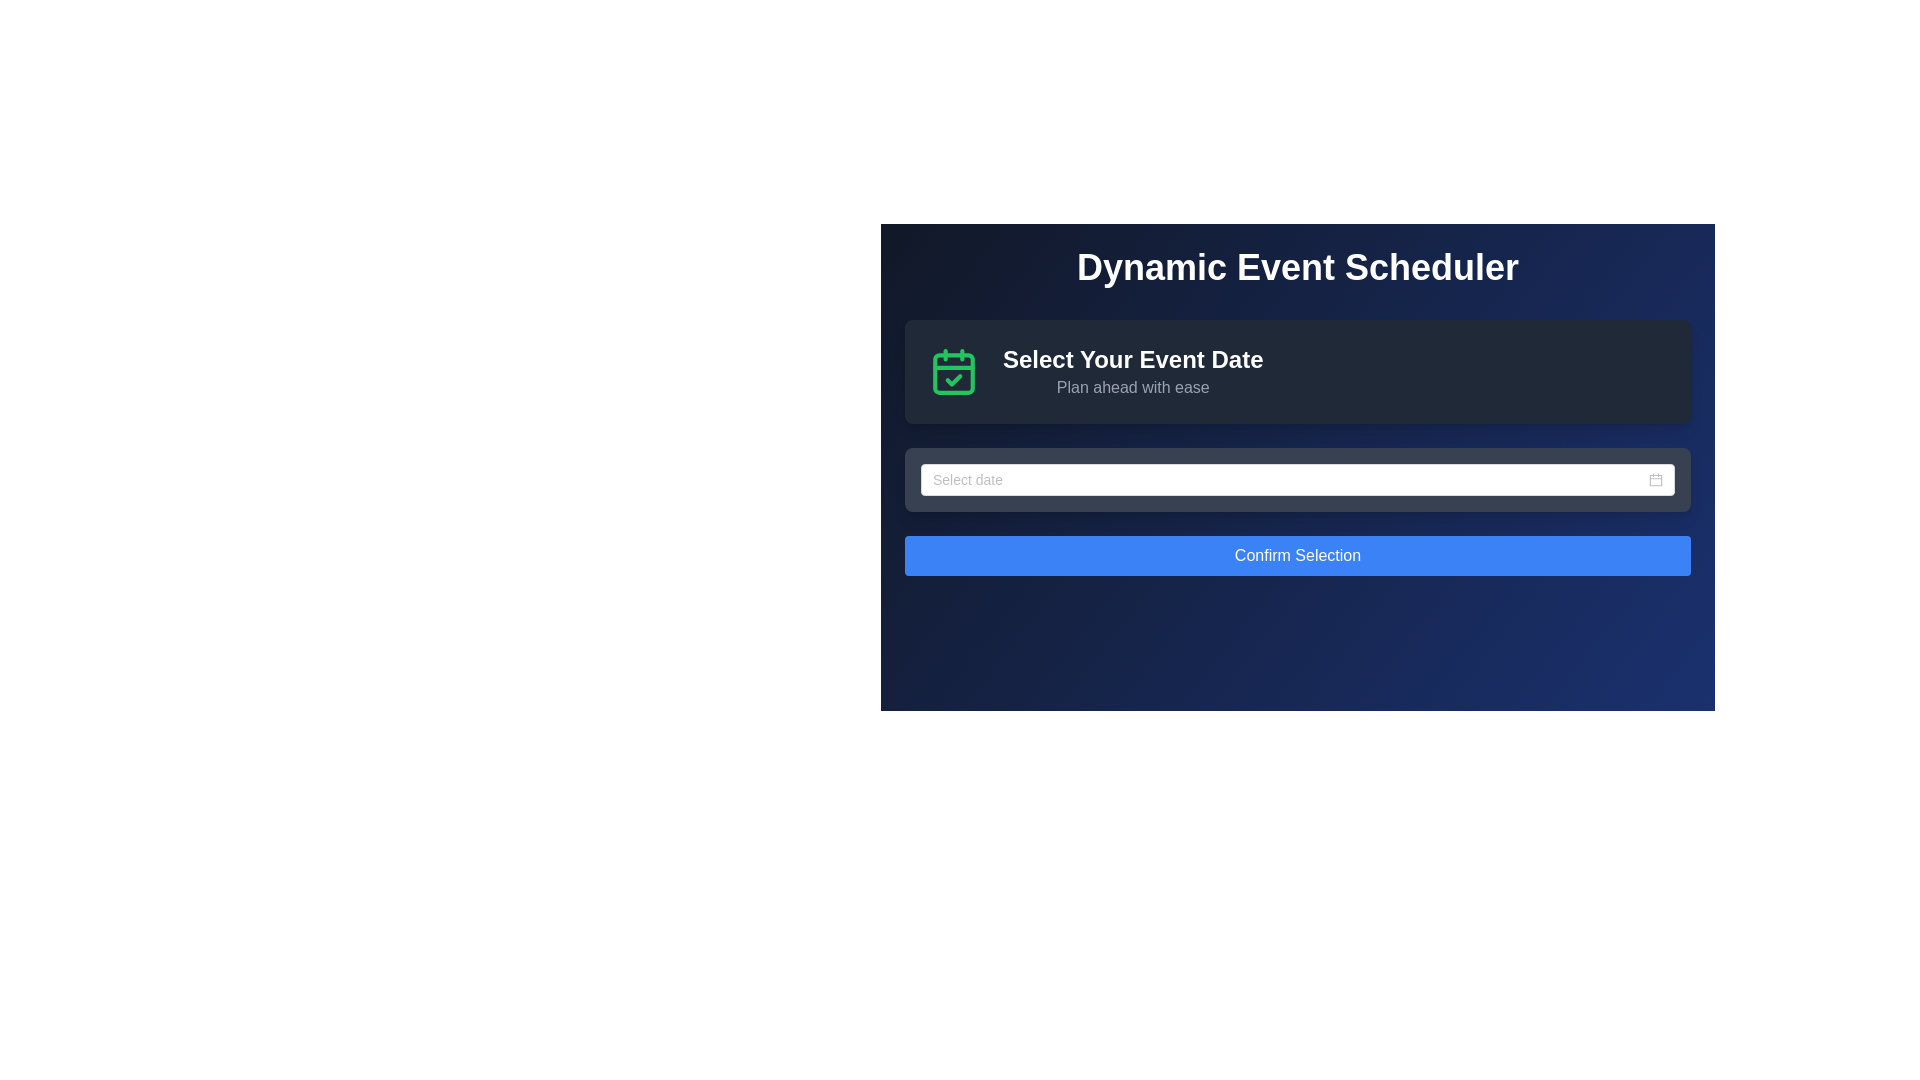  What do you see at coordinates (953, 371) in the screenshot?
I see `the calendar icon with a checkmark, which is located to the left of the 'Select Your Event Date' heading and the associated subtext, to trigger tooltips or effects` at bounding box center [953, 371].